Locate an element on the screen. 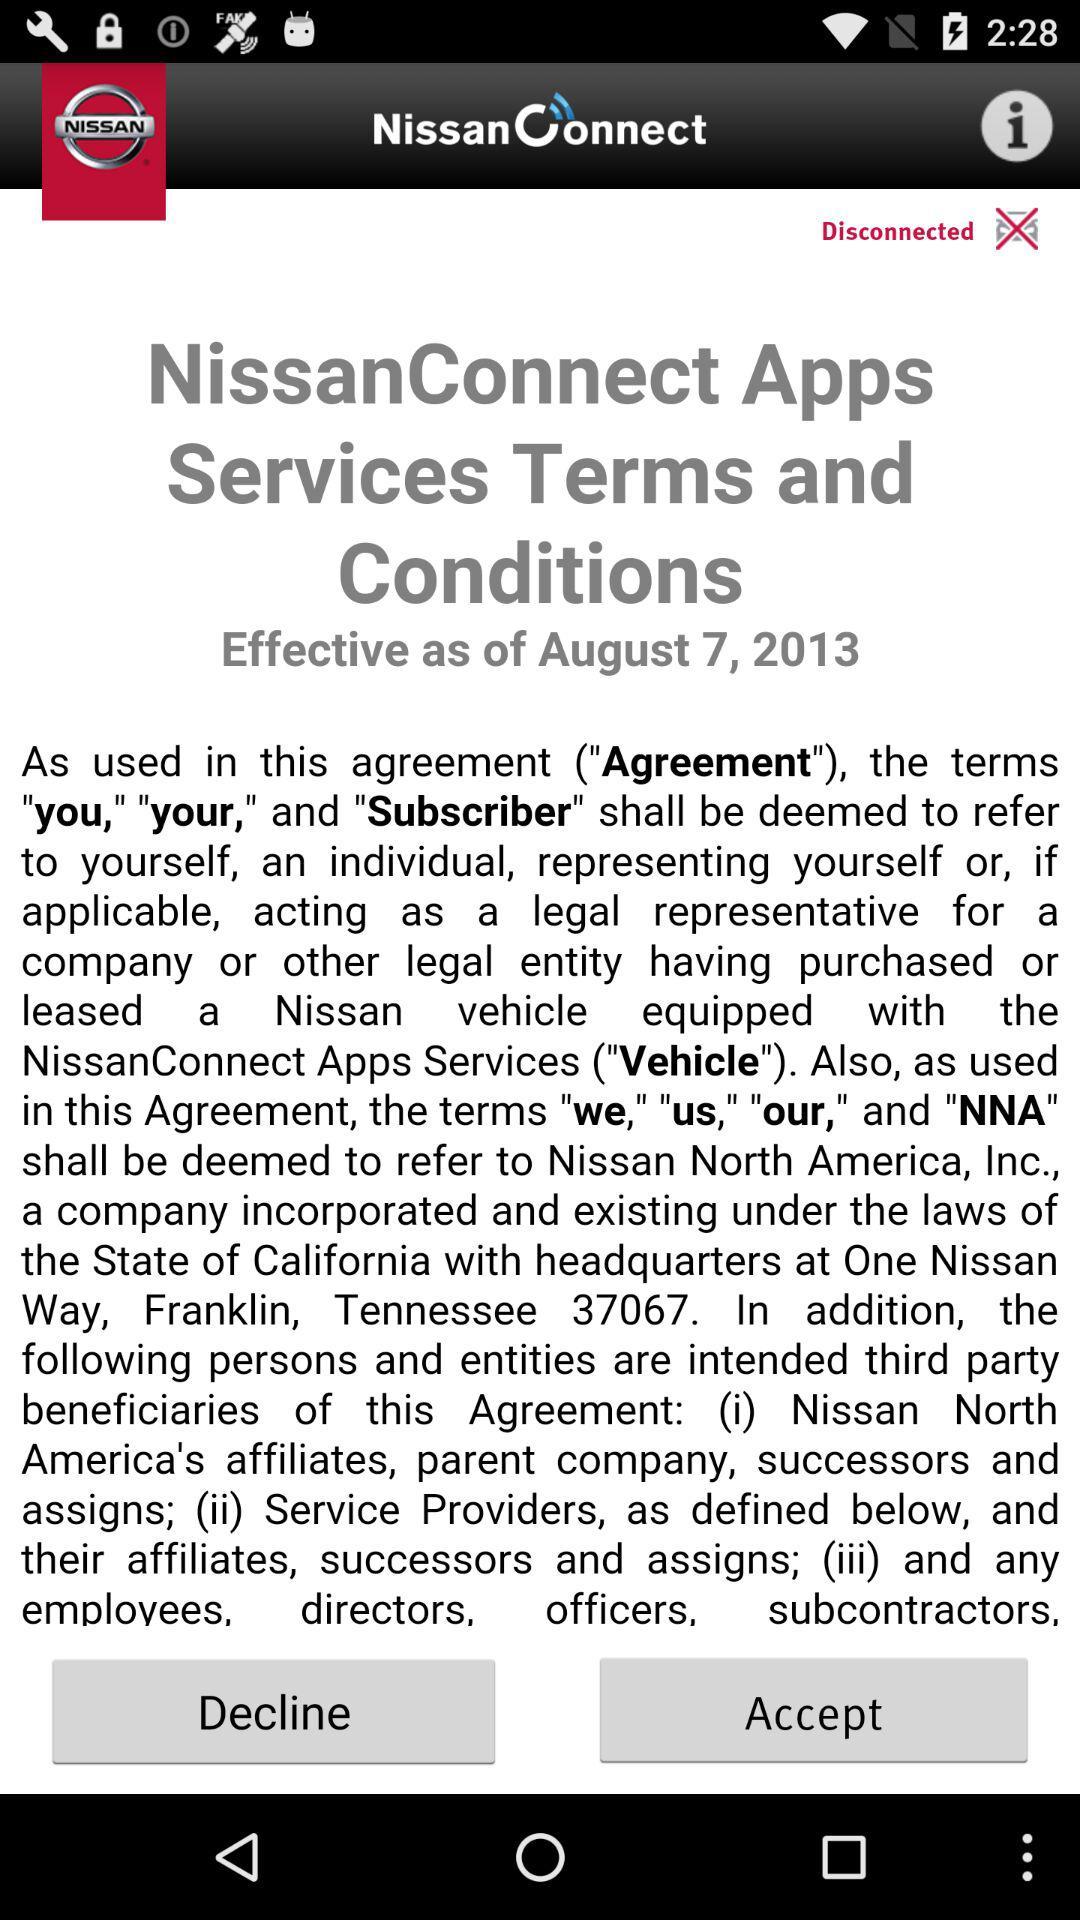 The height and width of the screenshot is (1920, 1080). the info icon is located at coordinates (1017, 133).